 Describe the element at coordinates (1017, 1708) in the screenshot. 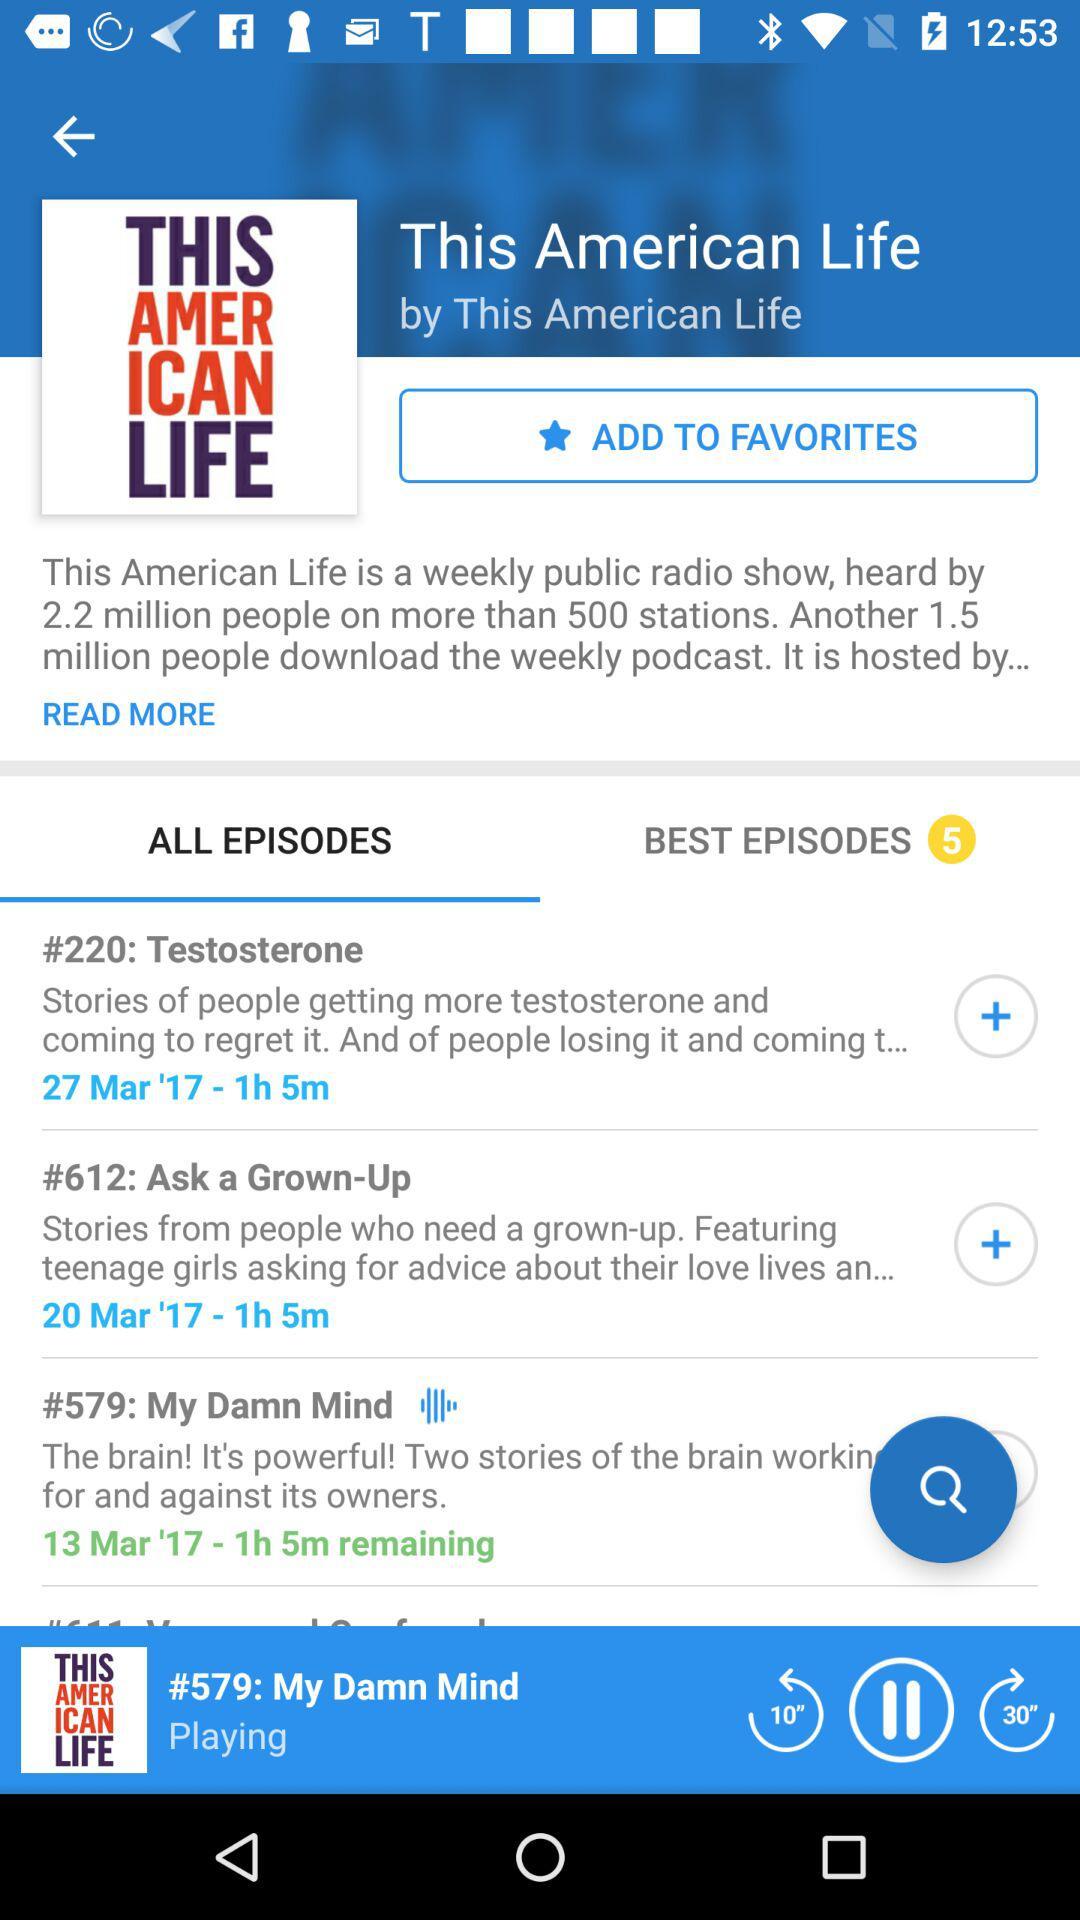

I see `fast forward 10s` at that location.